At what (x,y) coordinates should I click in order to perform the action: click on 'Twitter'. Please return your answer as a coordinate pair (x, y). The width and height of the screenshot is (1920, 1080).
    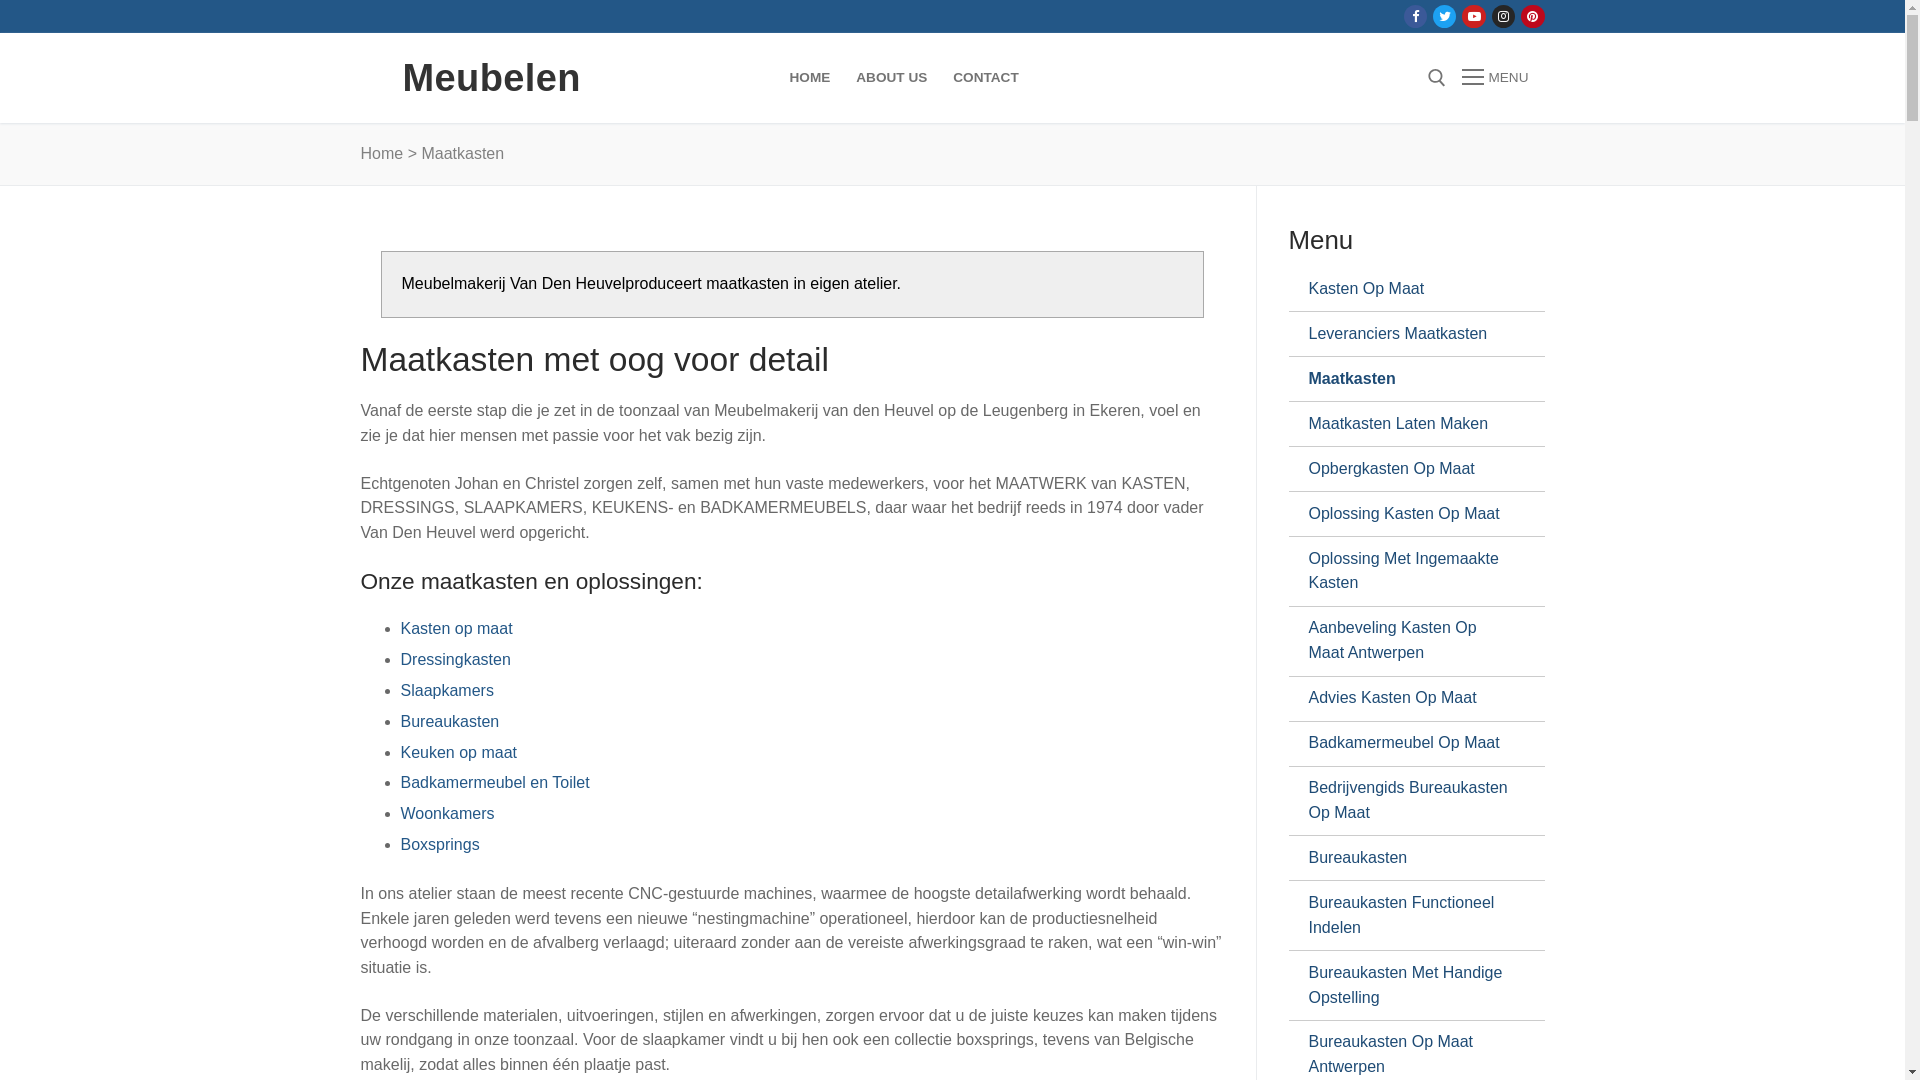
    Looking at the image, I should click on (1444, 16).